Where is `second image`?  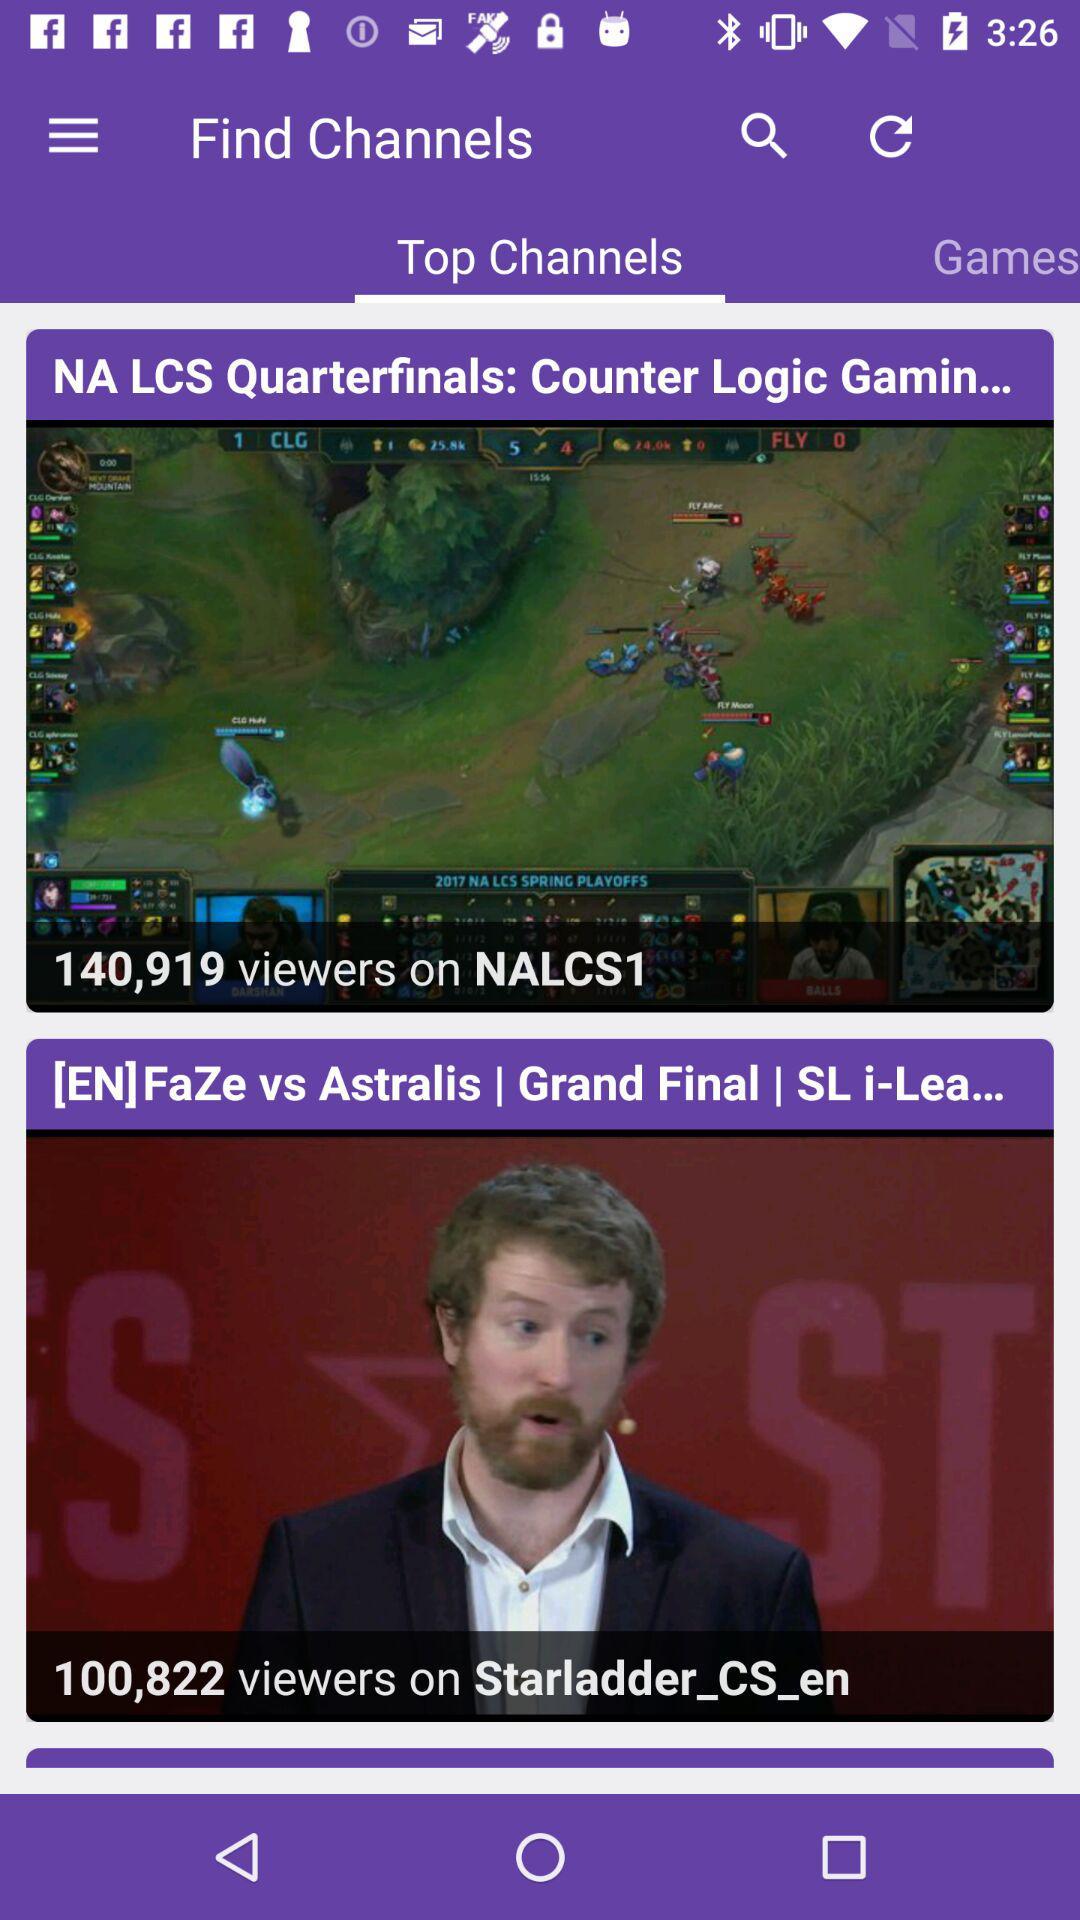
second image is located at coordinates (540, 1379).